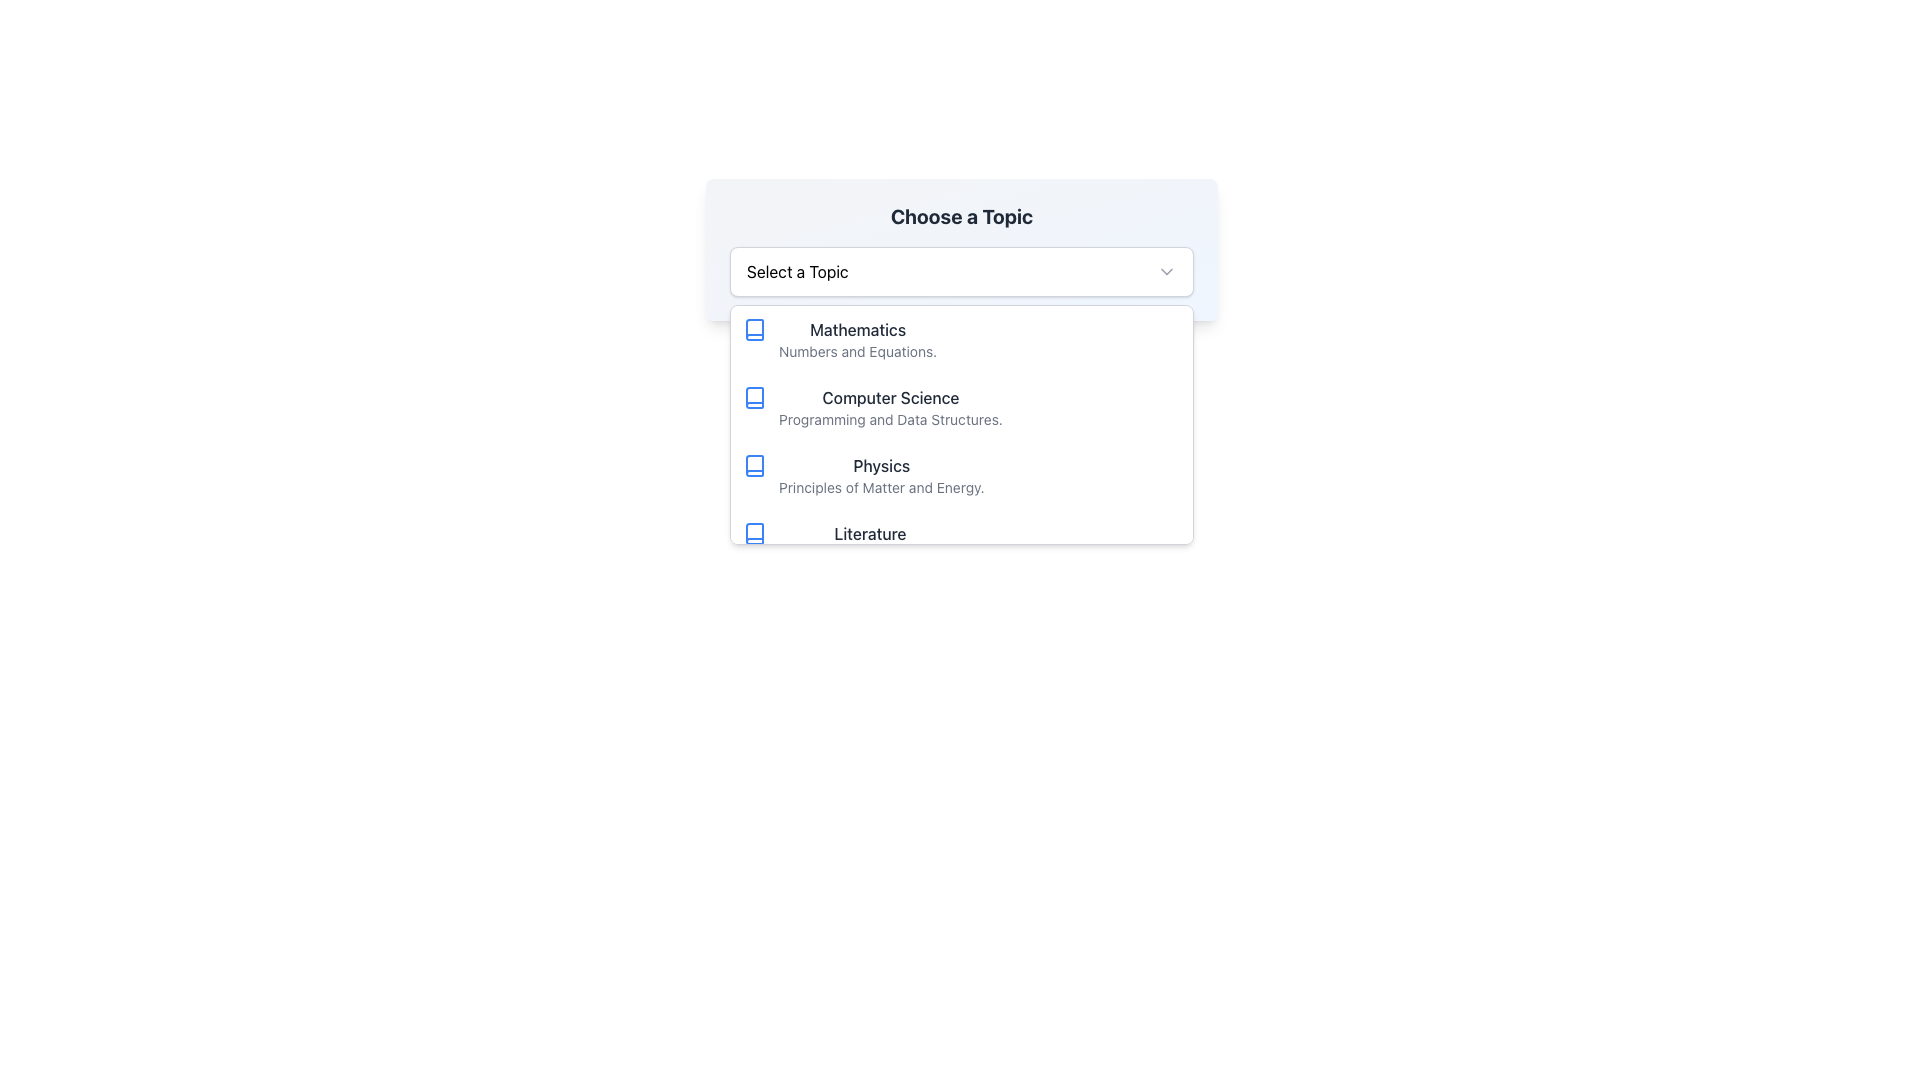  I want to click on the 'Physics' topic list item, so click(961, 475).